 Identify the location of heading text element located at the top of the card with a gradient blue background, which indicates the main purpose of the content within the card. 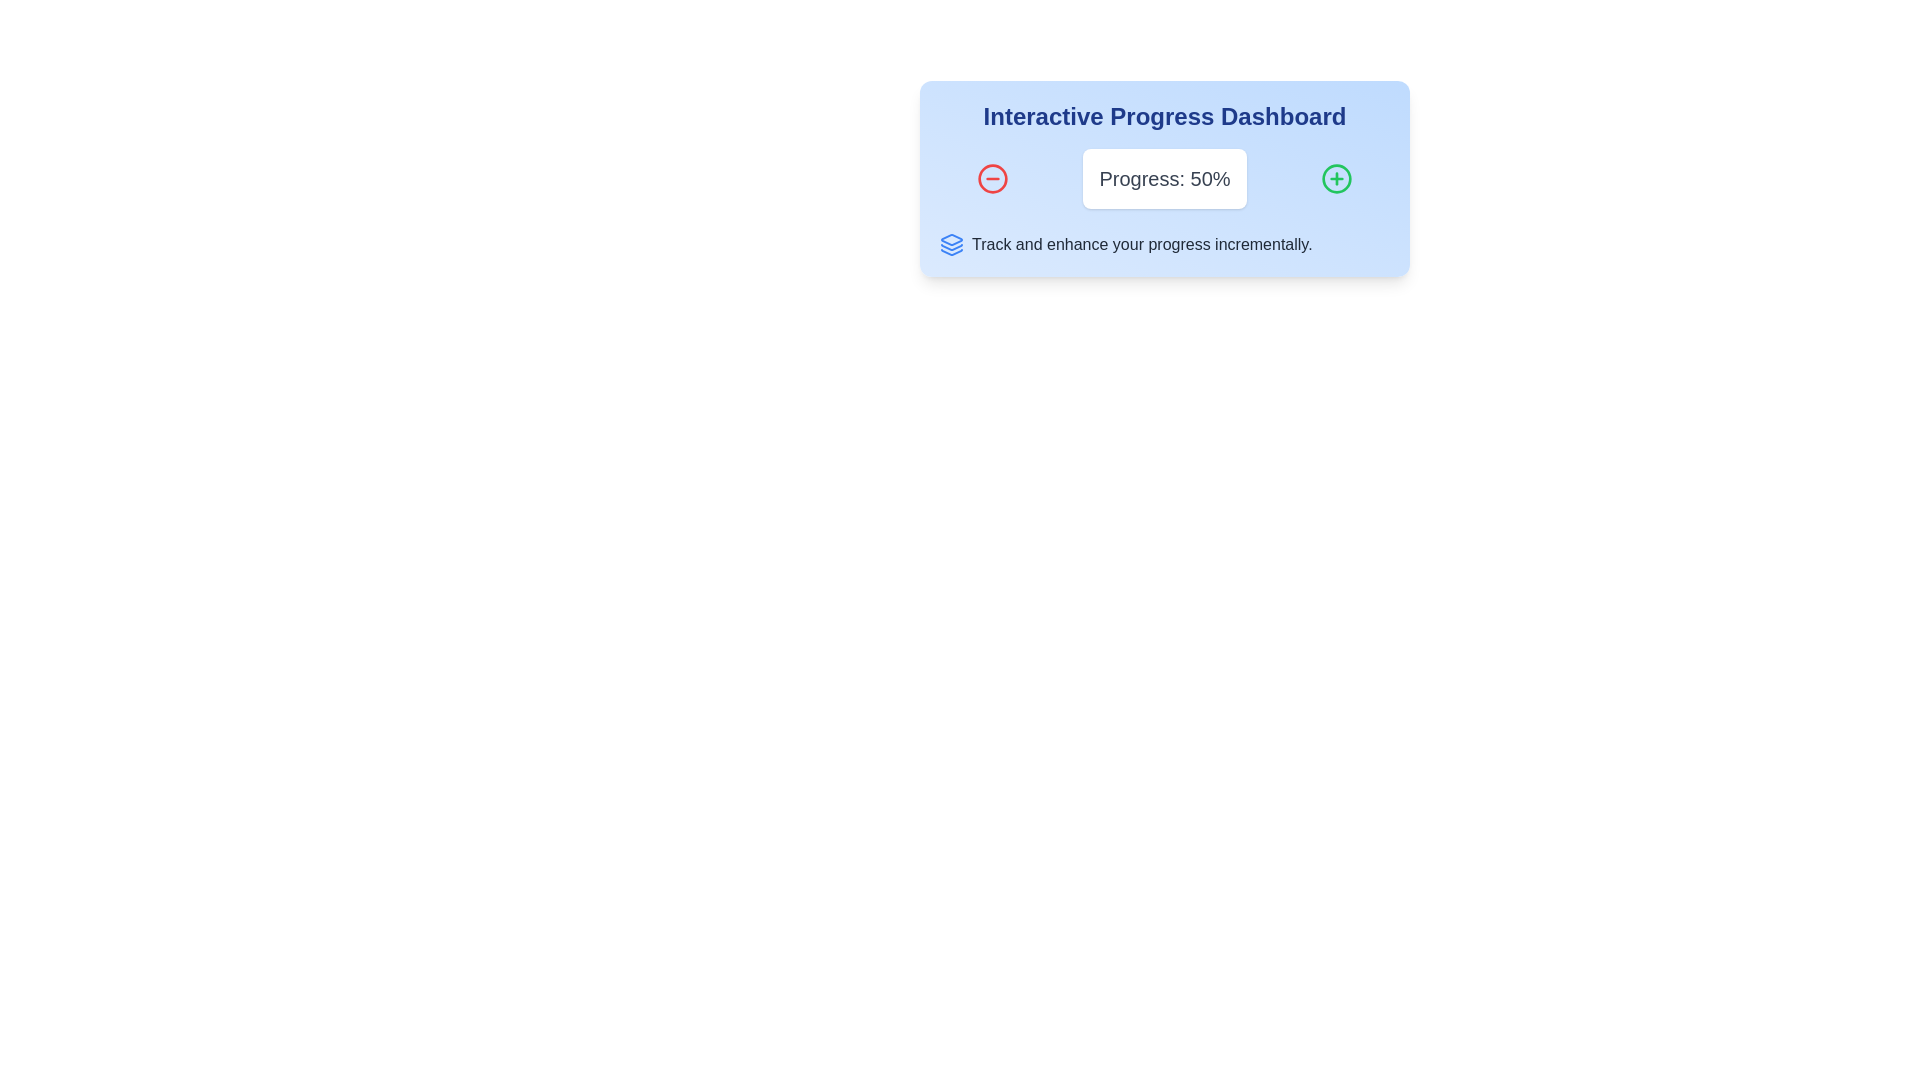
(1165, 116).